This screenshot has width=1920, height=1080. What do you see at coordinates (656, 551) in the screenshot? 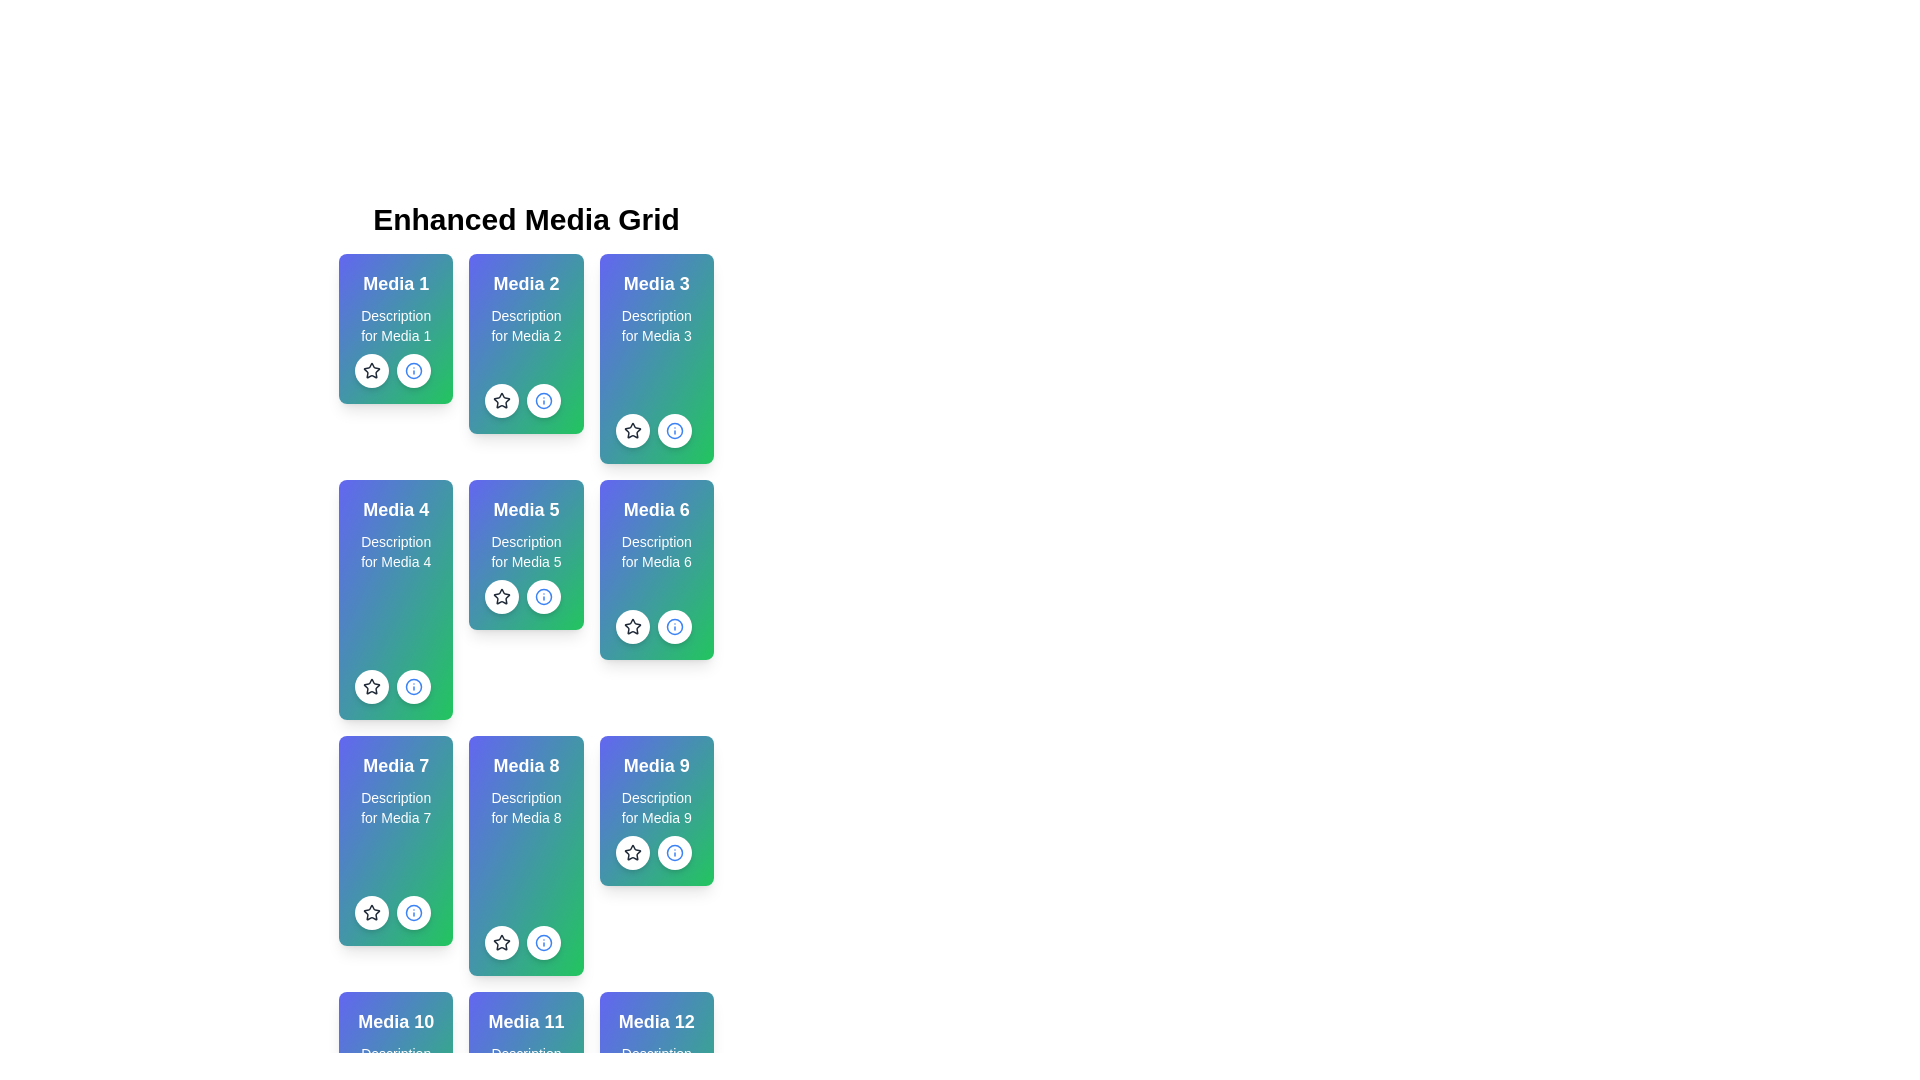
I see `the subtitle text label that provides contextual information about the card labeled 'Media 6', located in the center of the interface in the second column and second row of a grid layout` at bounding box center [656, 551].